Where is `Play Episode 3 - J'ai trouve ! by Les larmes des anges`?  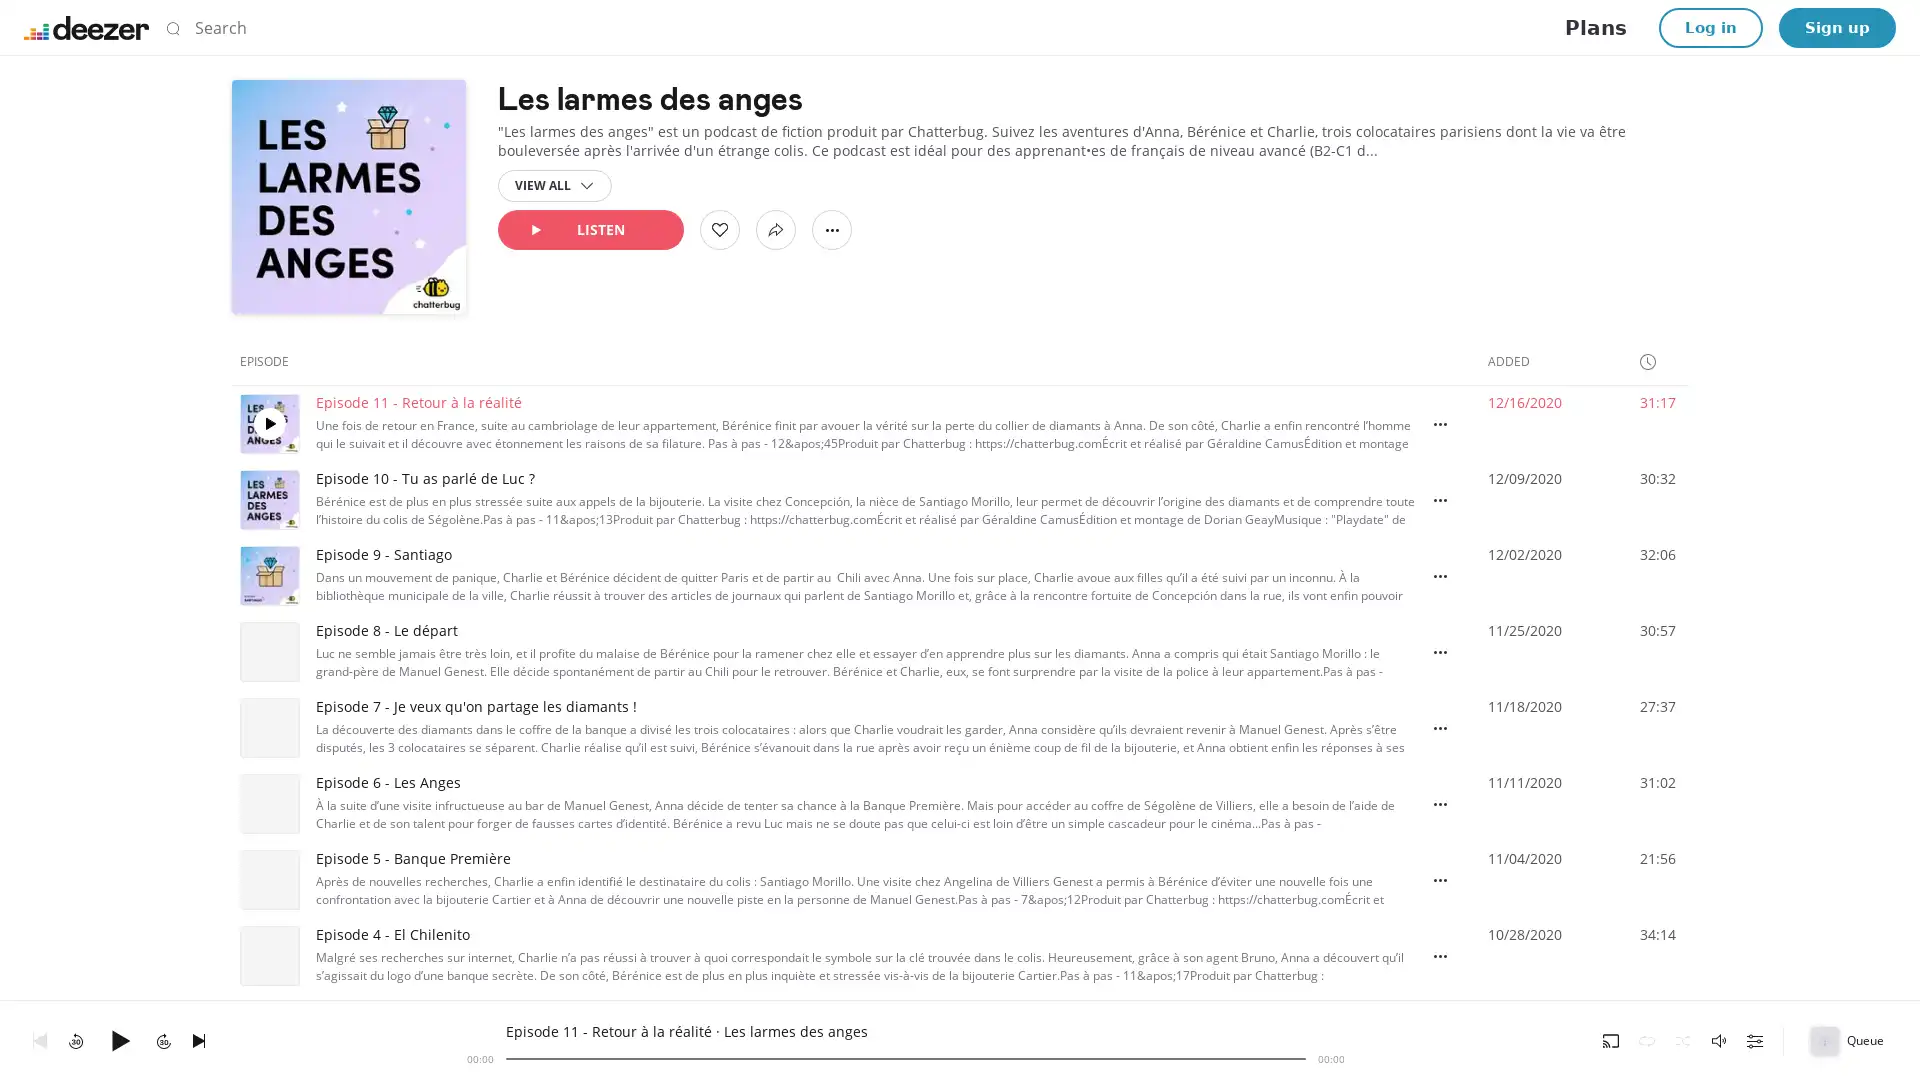 Play Episode 3 - J'ai trouve ! by Les larmes des anges is located at coordinates (268, 1032).